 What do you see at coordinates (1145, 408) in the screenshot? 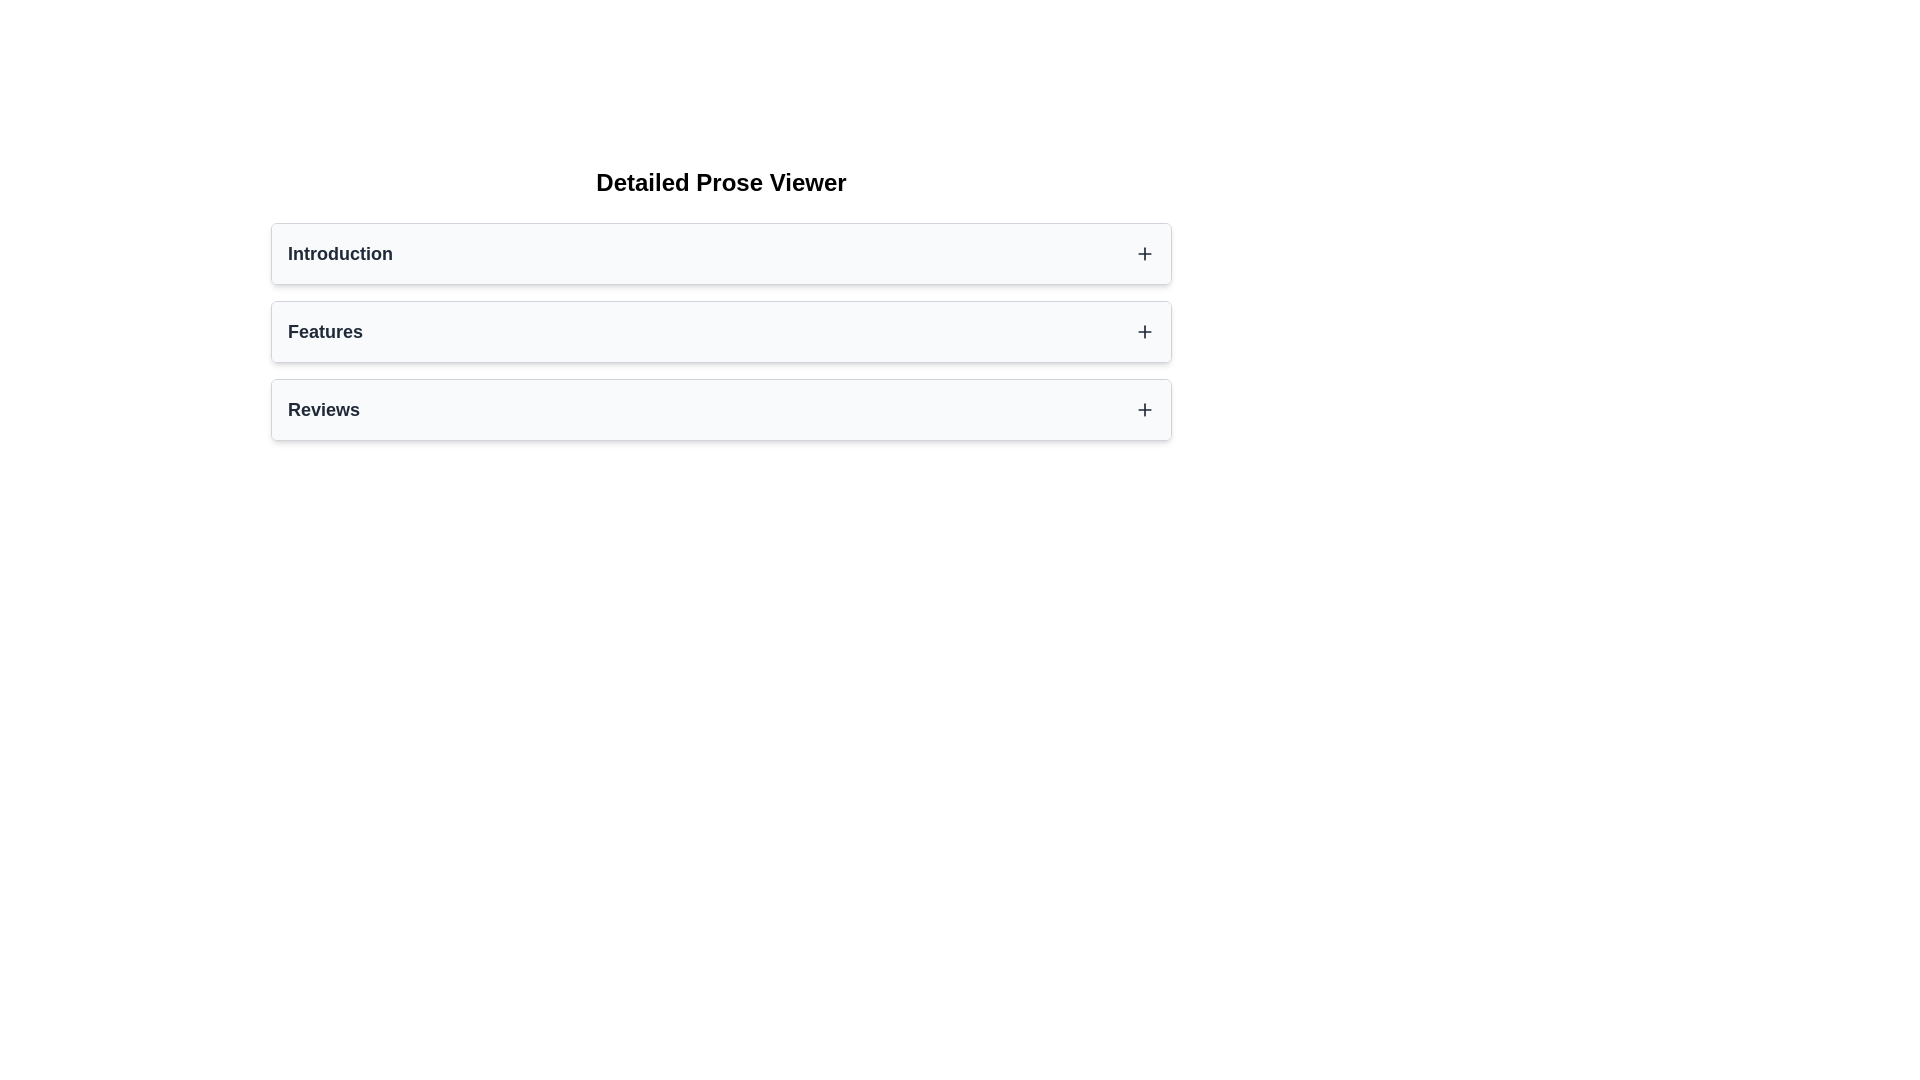
I see `the Icon button resembling a plus symbol located at the far right of the 'Reviews' section` at bounding box center [1145, 408].